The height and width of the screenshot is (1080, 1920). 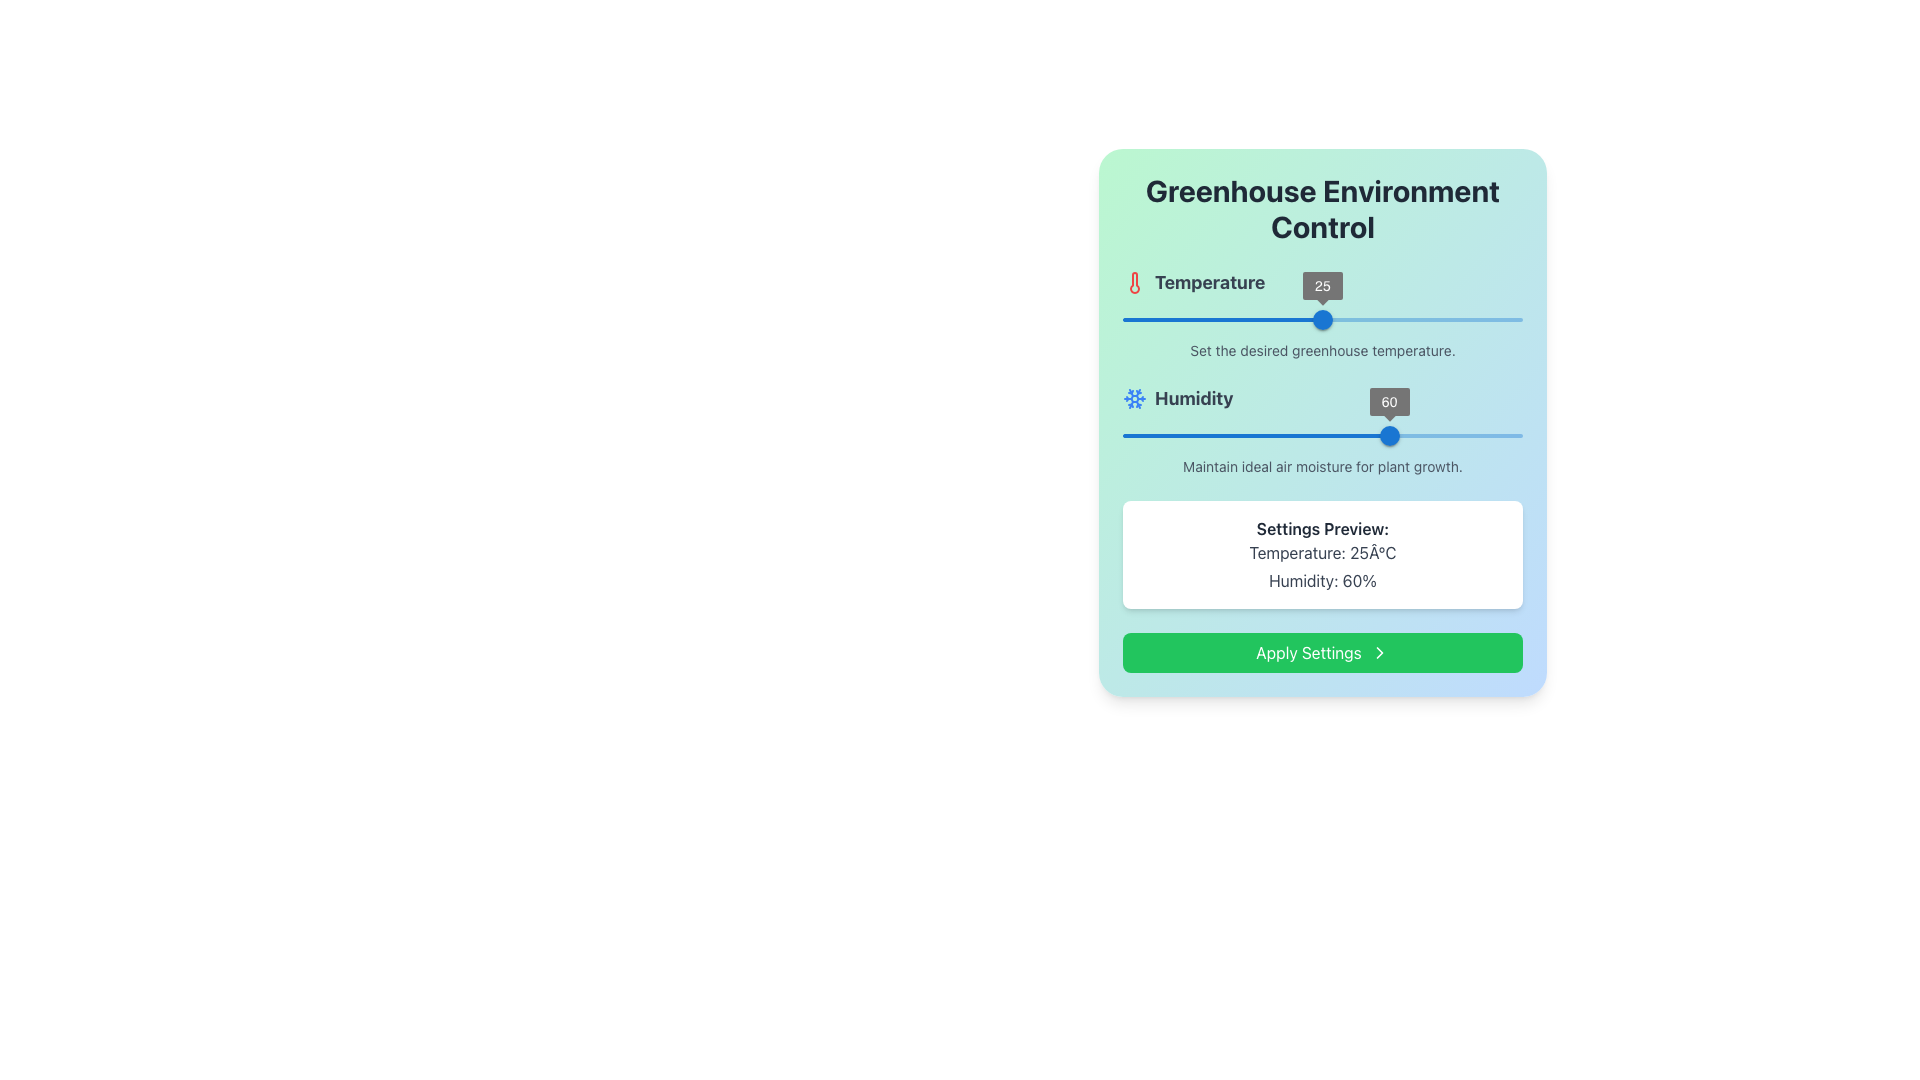 What do you see at coordinates (1323, 285) in the screenshot?
I see `the numeric value '25' displayed in the circular badge located above the blue slider handle in the 'Greenhouse Environment Control' panel` at bounding box center [1323, 285].